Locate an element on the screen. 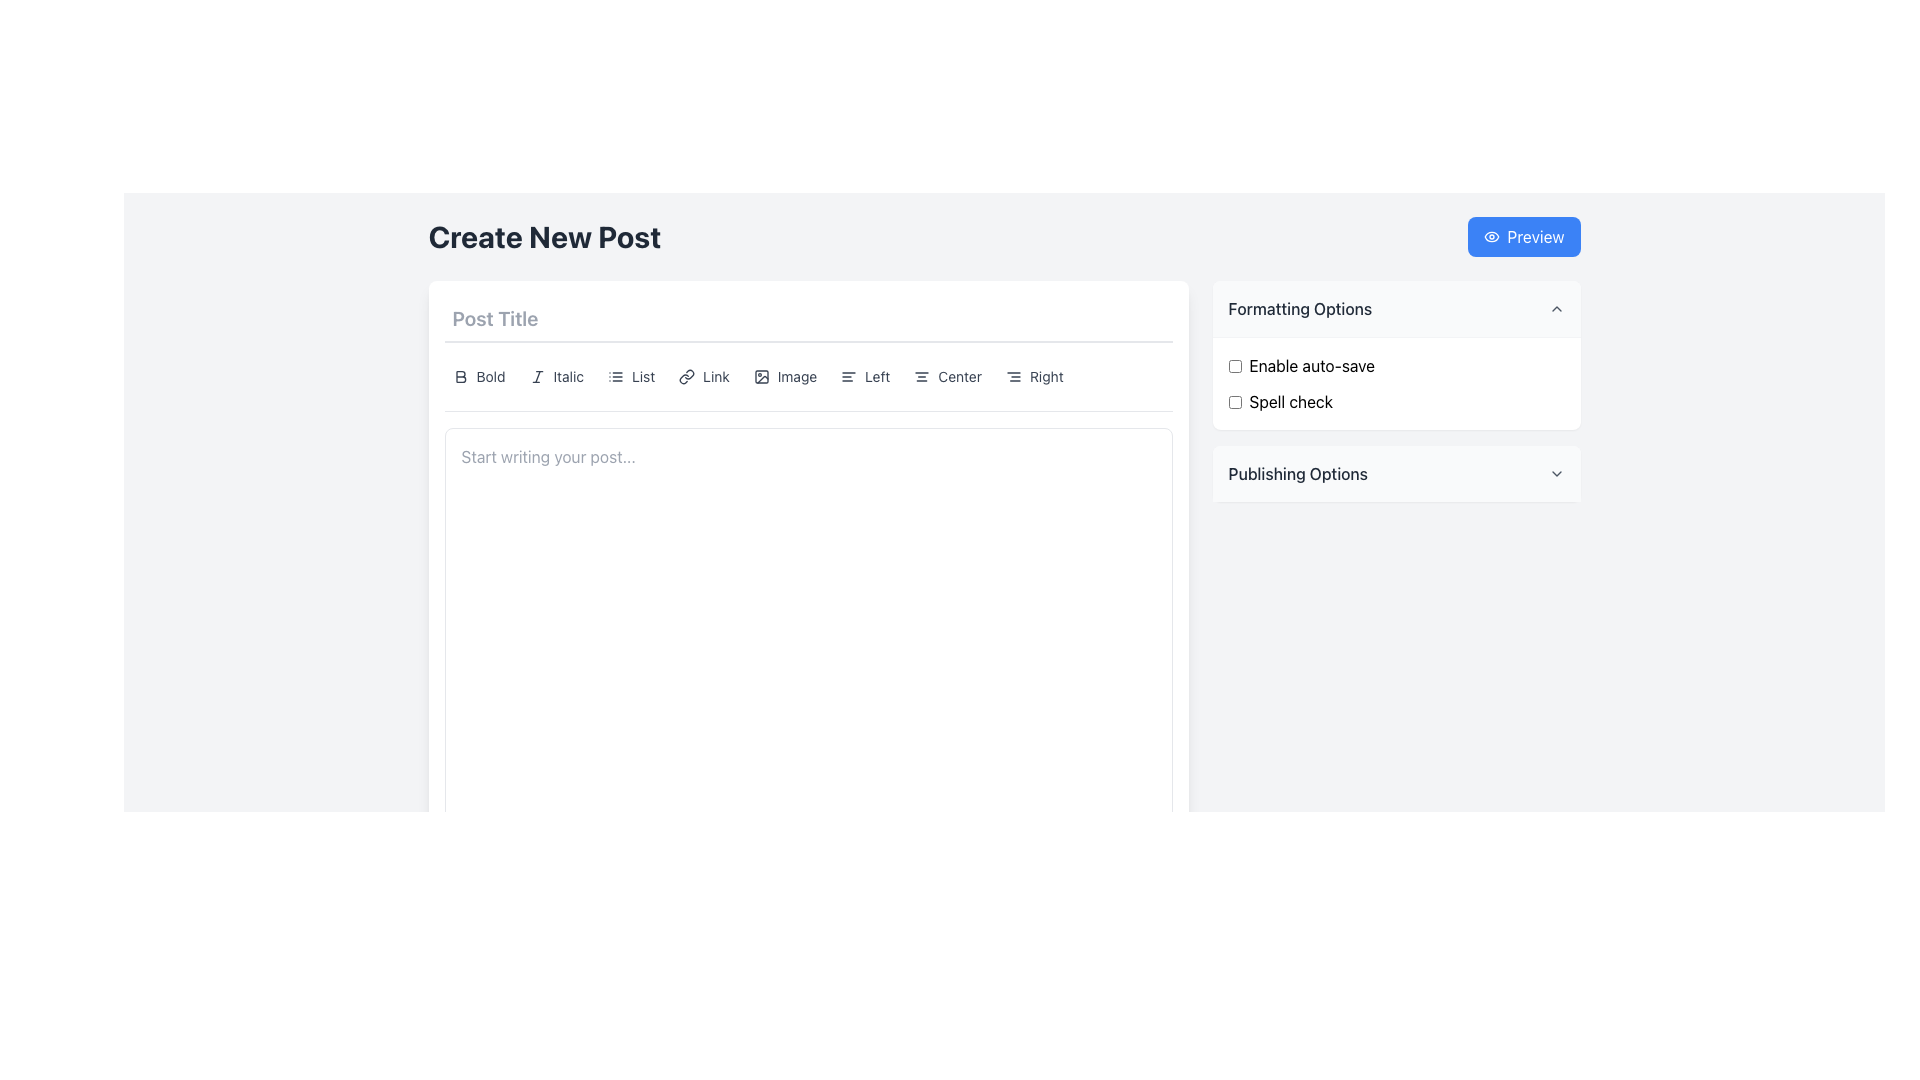 This screenshot has height=1080, width=1920. the 'Right' button in the alignment toolbar to set right alignment is located at coordinates (1034, 377).